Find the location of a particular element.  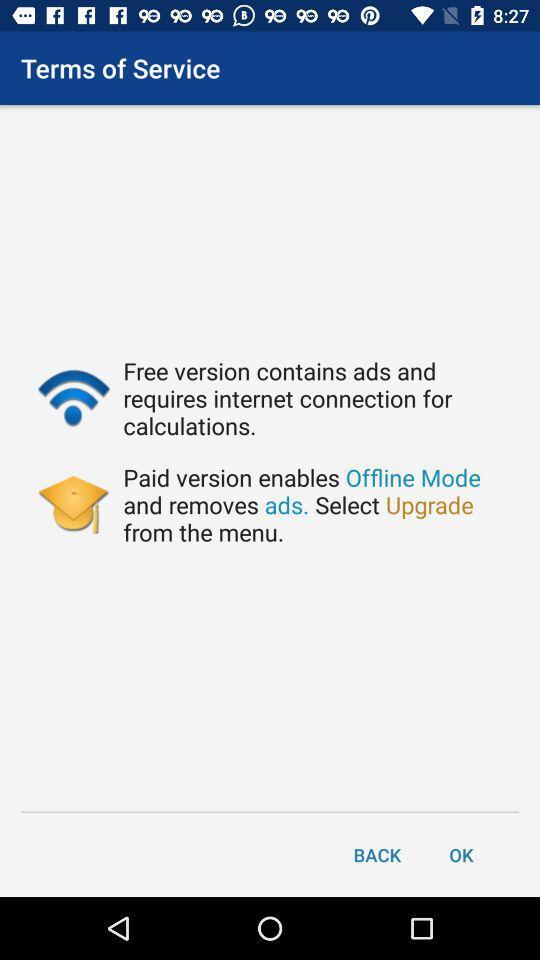

icon to the left of ok icon is located at coordinates (377, 853).